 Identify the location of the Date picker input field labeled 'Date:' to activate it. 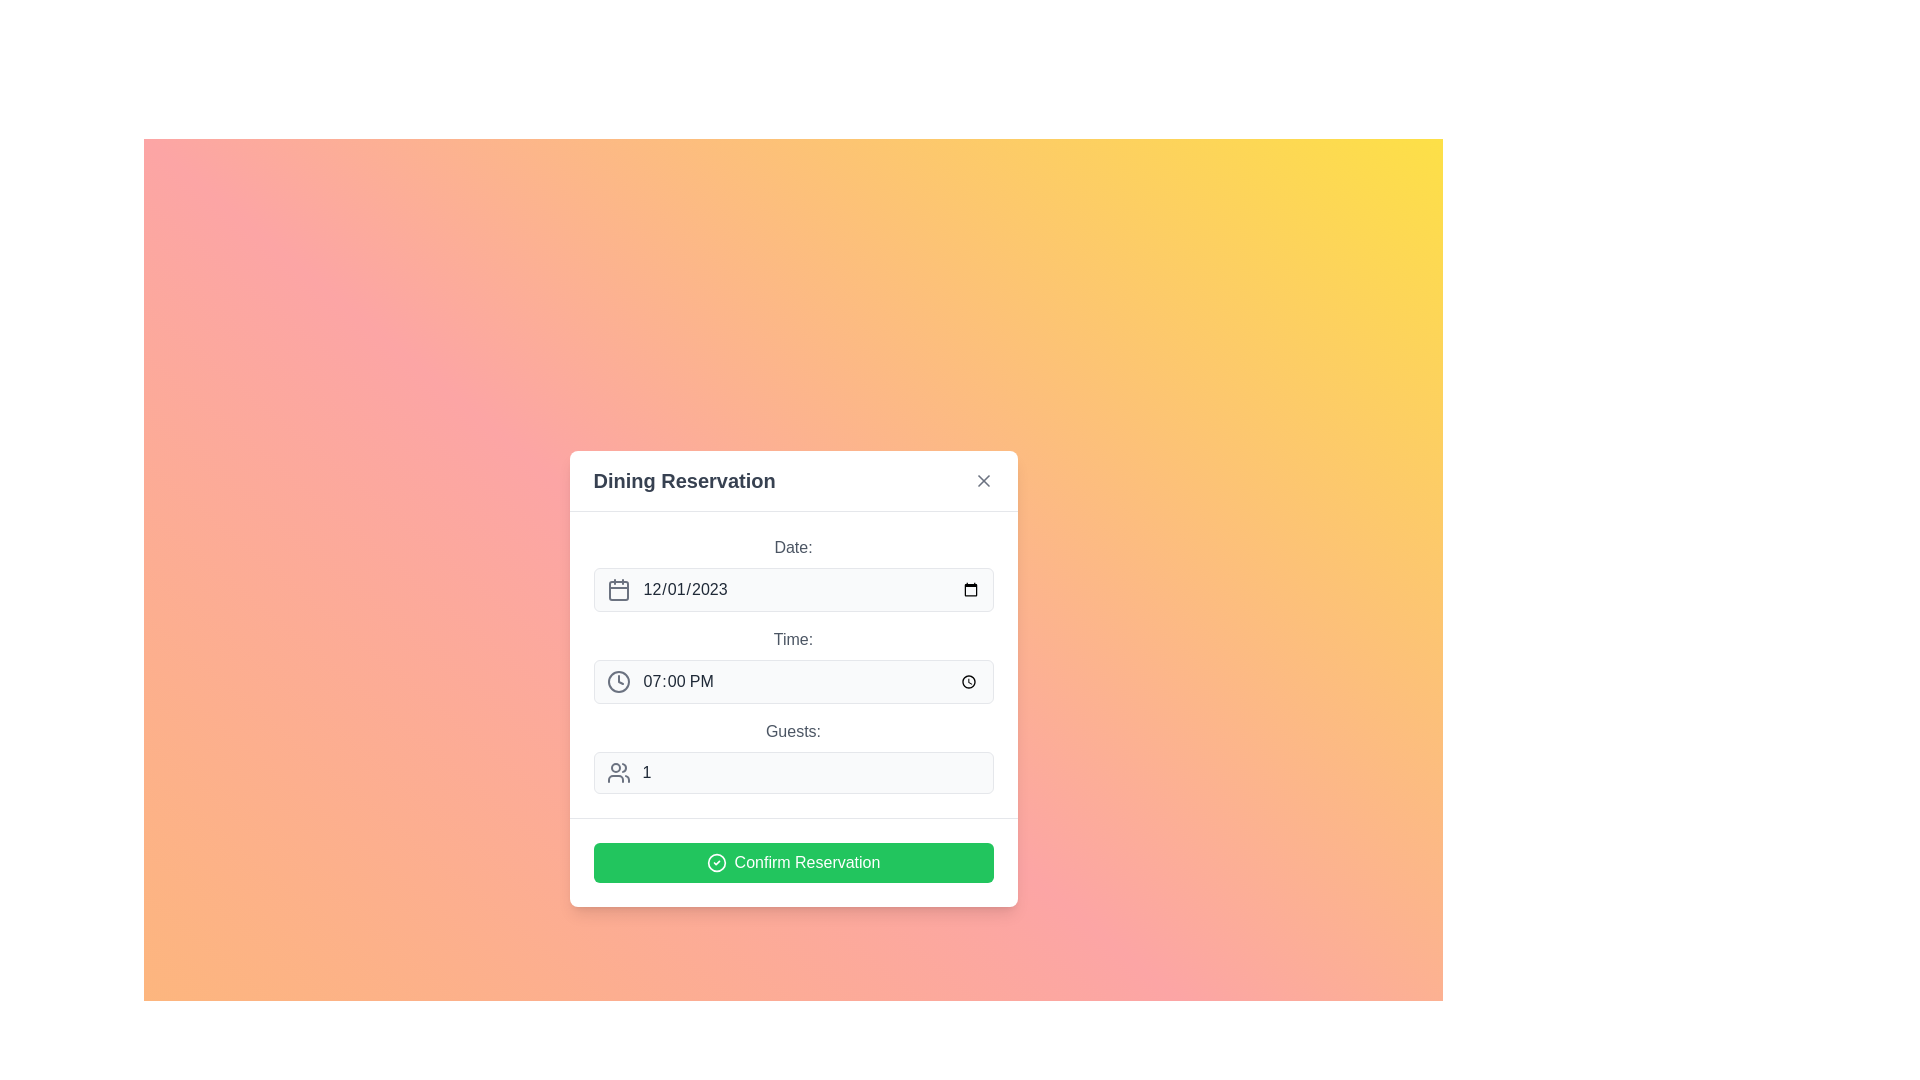
(792, 574).